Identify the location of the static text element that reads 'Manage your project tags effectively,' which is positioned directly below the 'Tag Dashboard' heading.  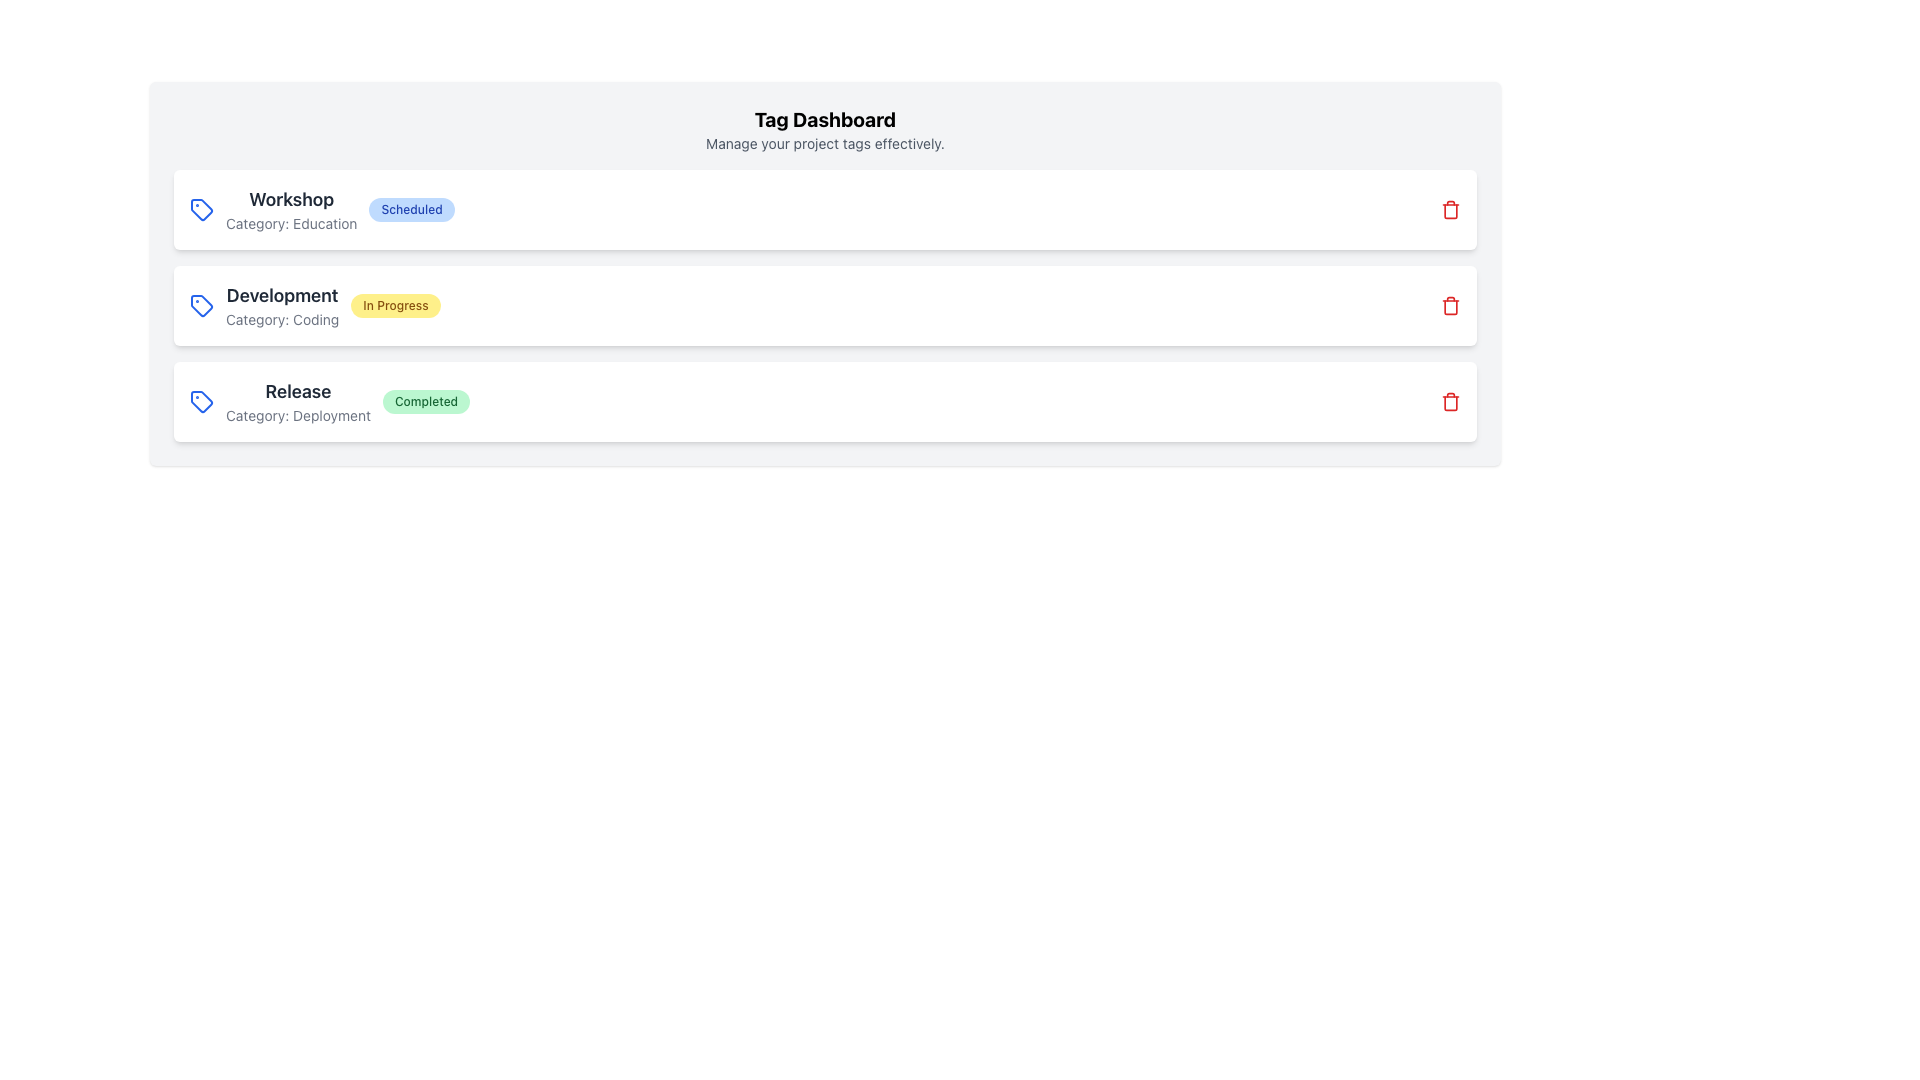
(825, 142).